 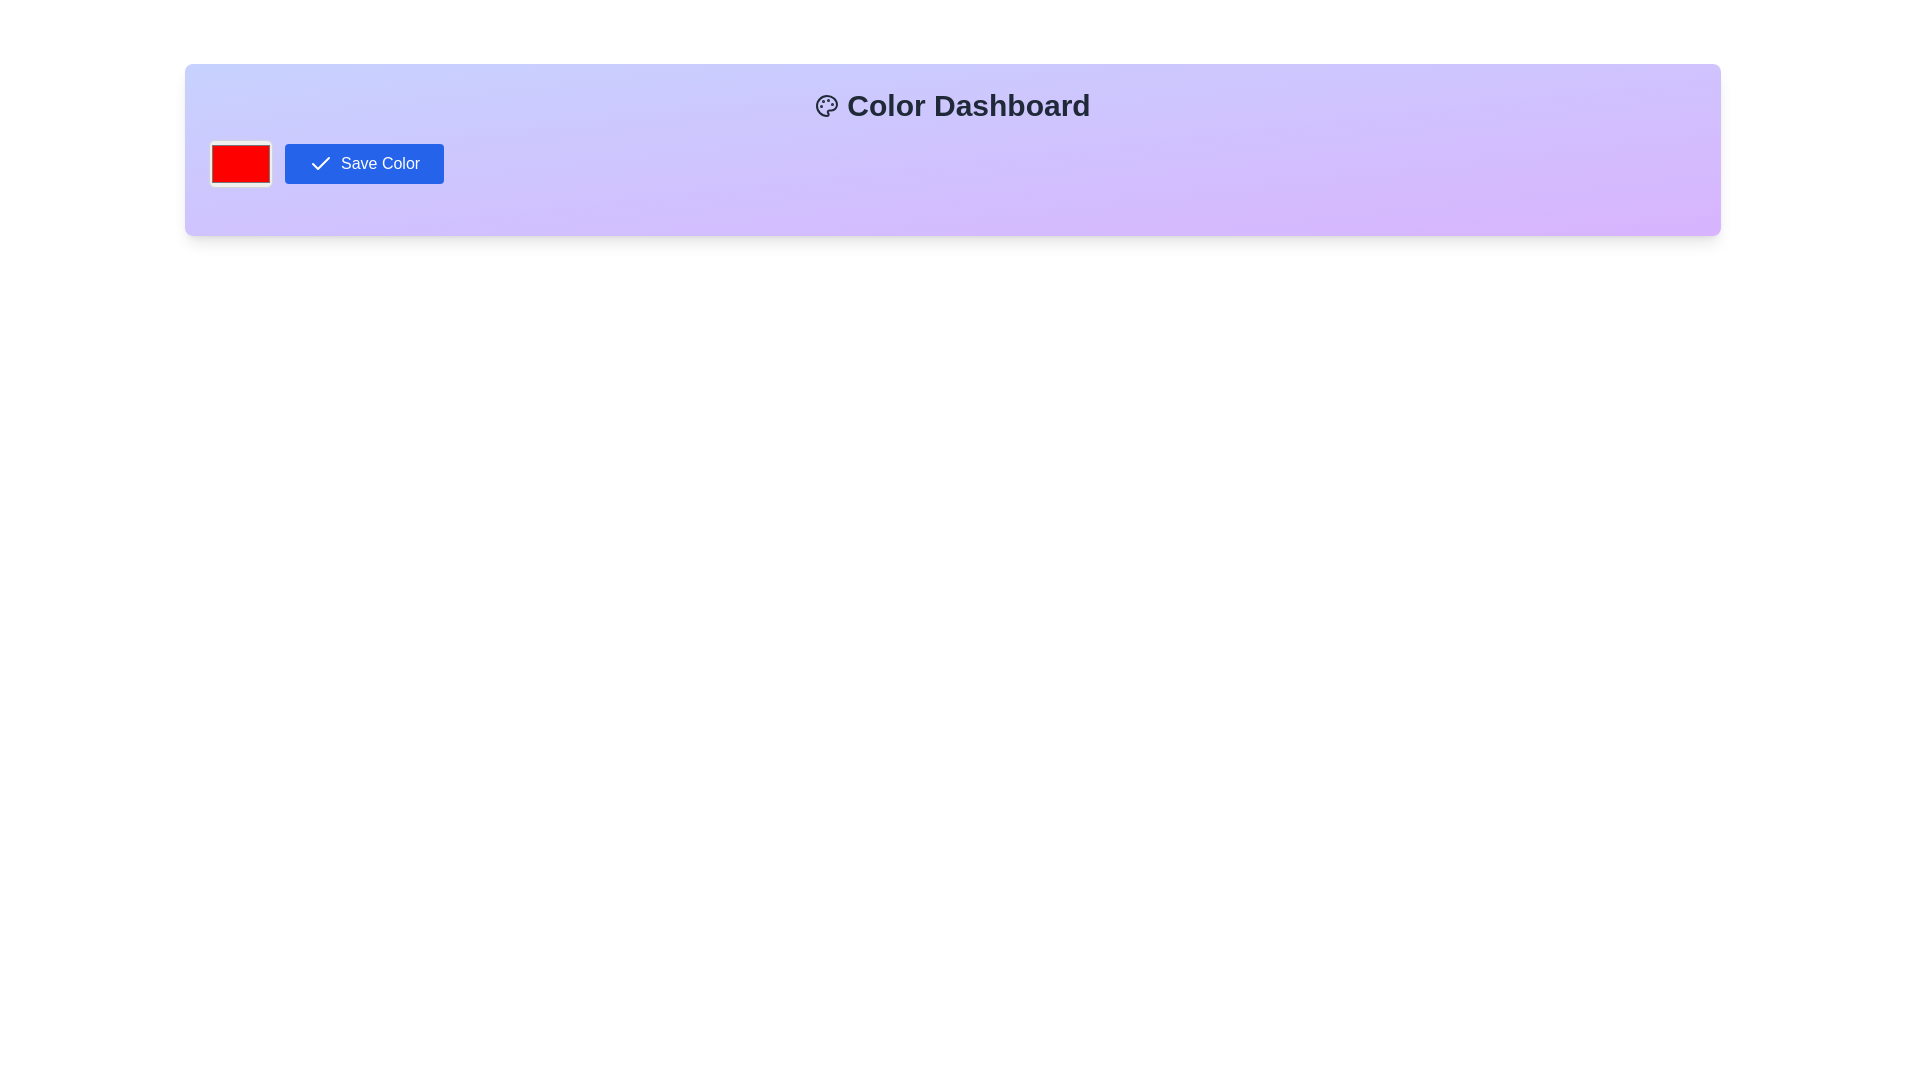 I want to click on the check mark icon located within the 'Save Color' button in the upper-left portion of the interface, so click(x=321, y=163).